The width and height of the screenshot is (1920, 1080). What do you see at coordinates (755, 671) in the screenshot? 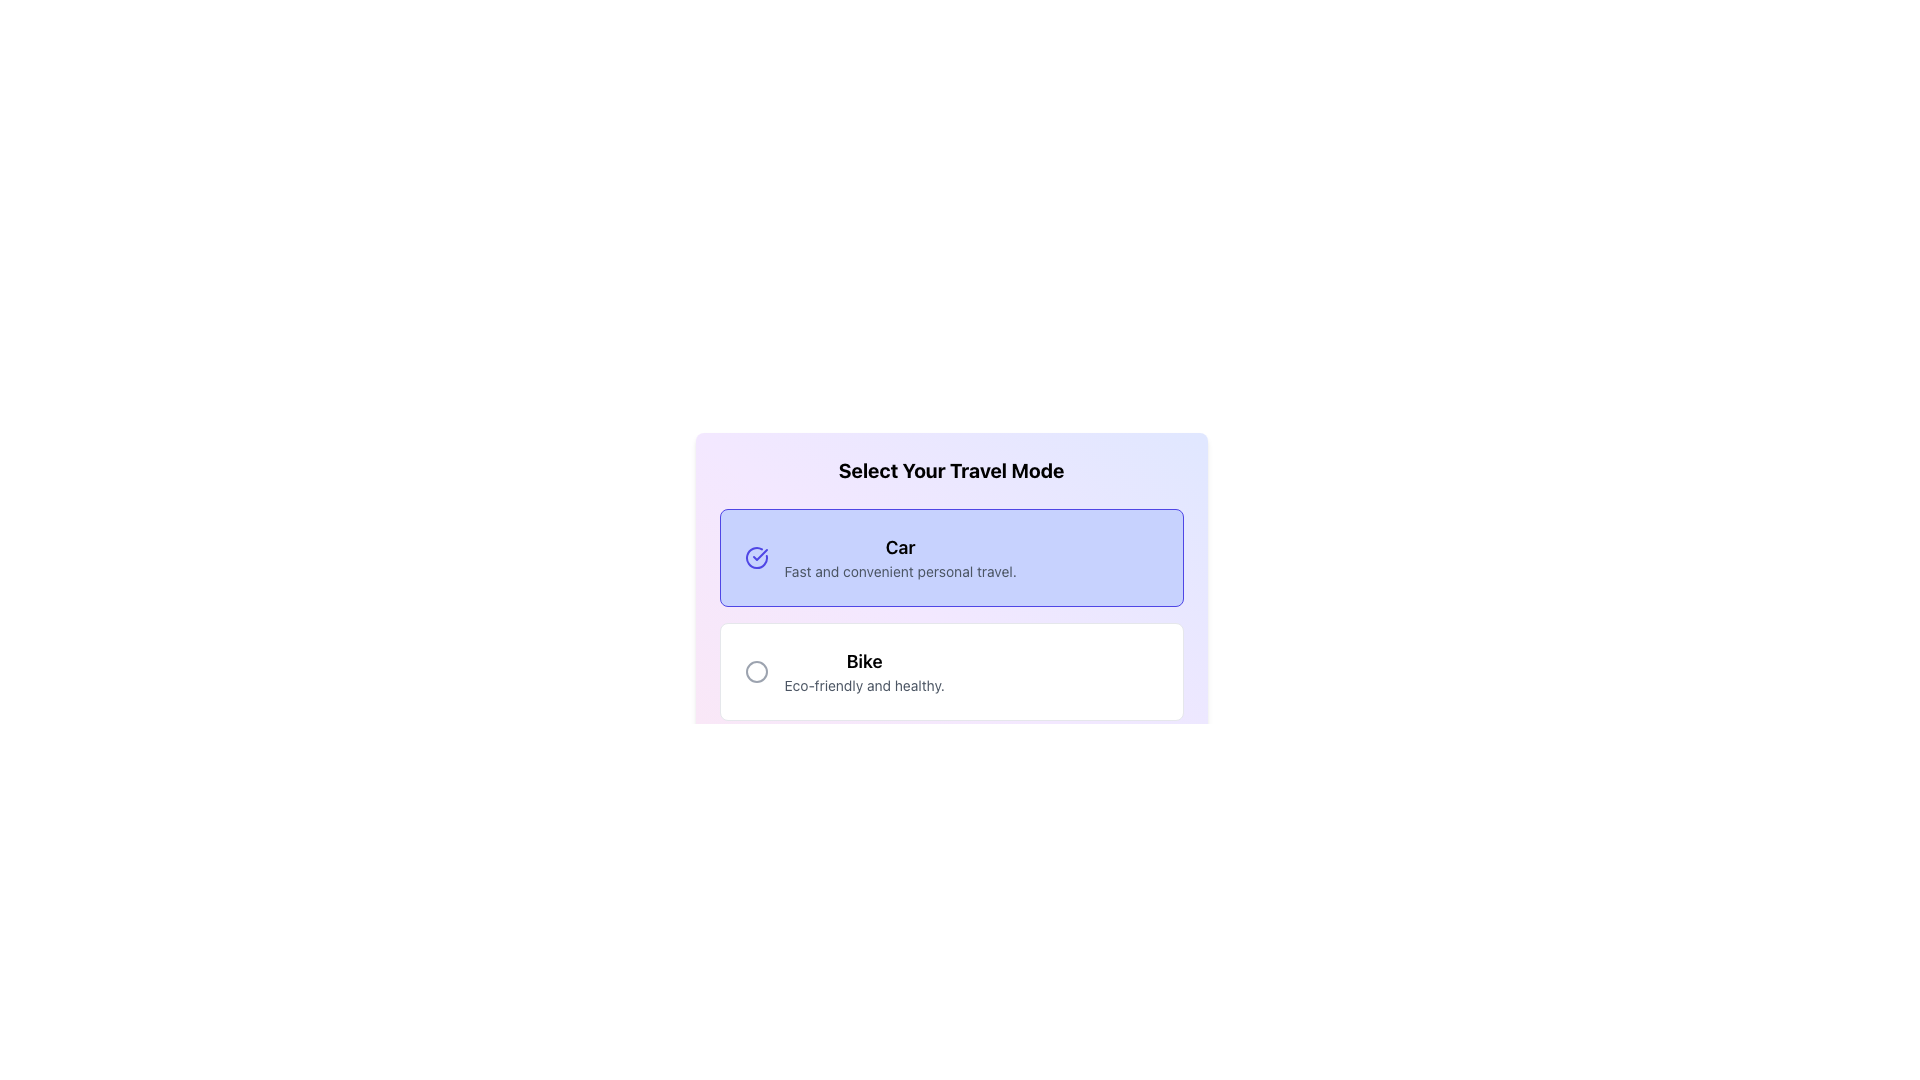
I see `the circular icon with a gray stroke located to the left of the bold 'Bike' text in the 'Select Your Travel Mode' interface` at bounding box center [755, 671].